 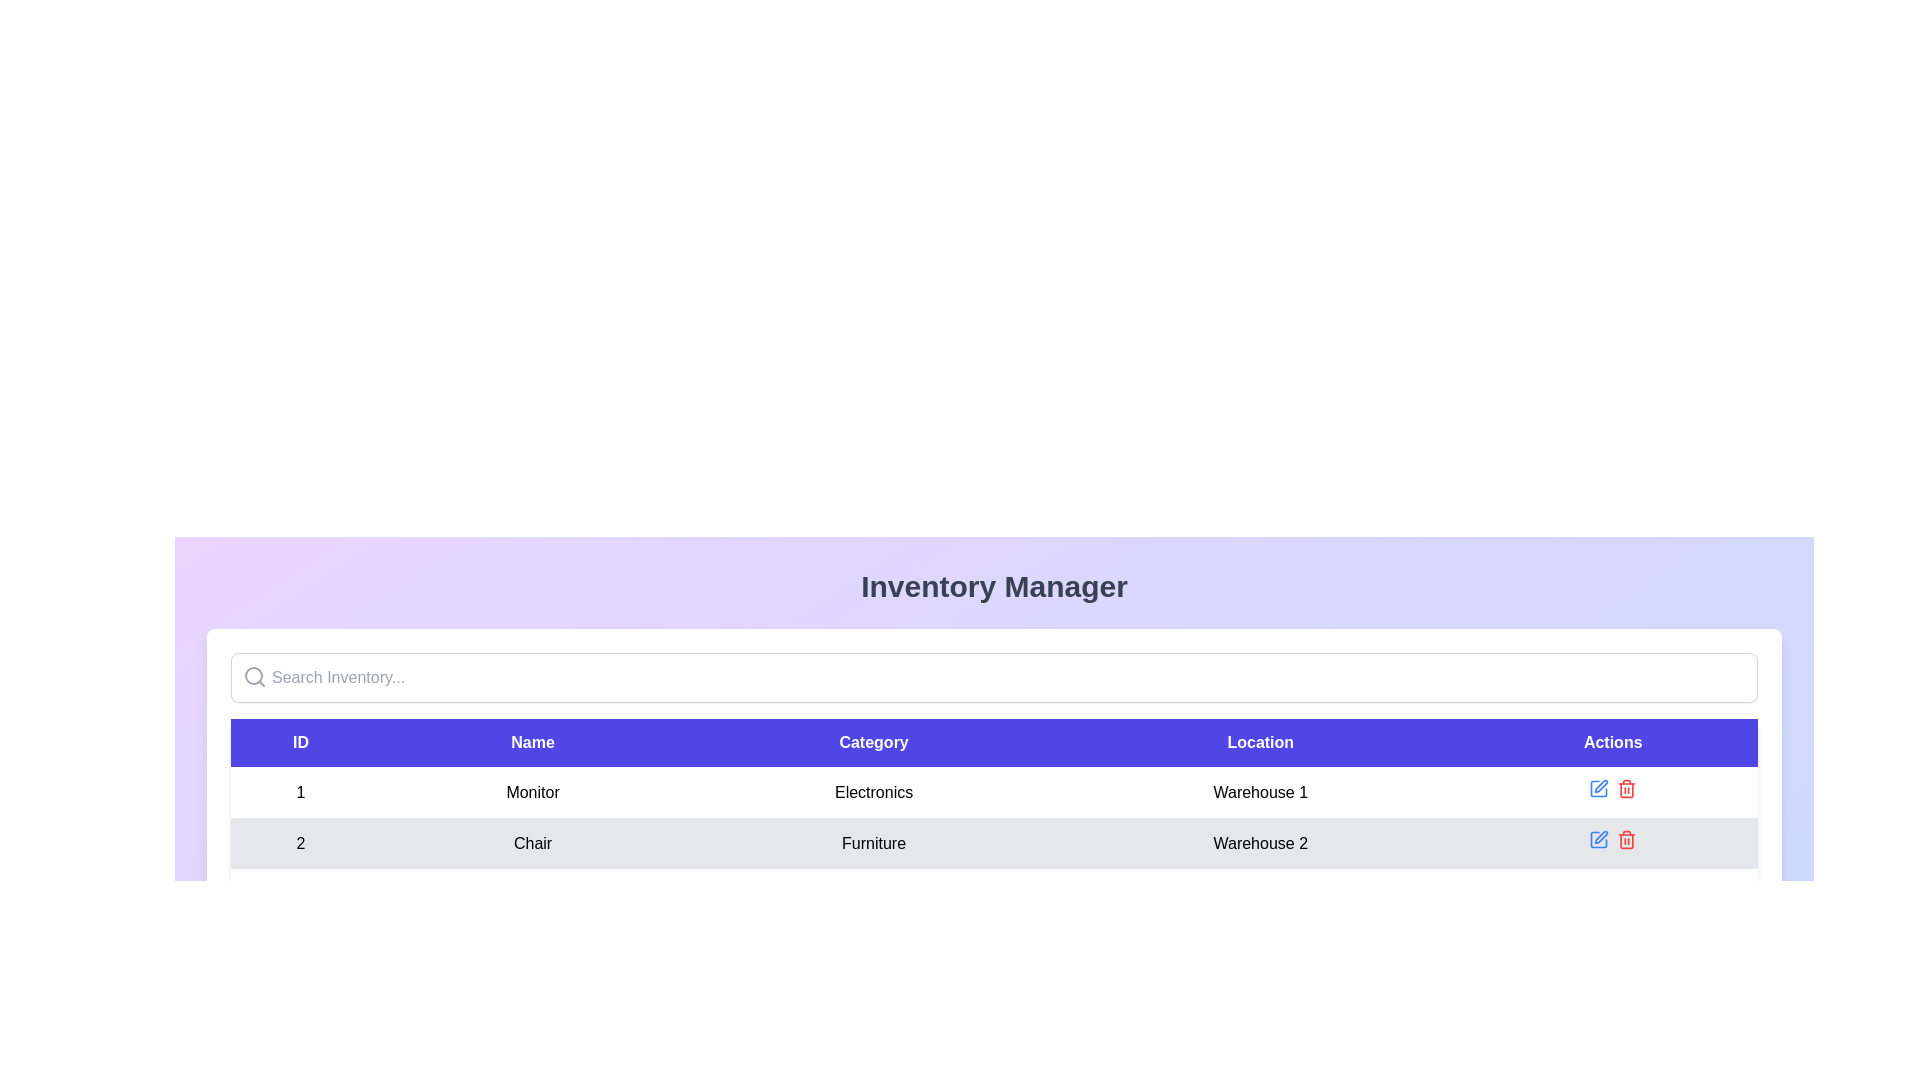 I want to click on the 'Actions' column header text label, which is the fifth element in the header row of the table, located at the far-right position, so click(x=1613, y=743).